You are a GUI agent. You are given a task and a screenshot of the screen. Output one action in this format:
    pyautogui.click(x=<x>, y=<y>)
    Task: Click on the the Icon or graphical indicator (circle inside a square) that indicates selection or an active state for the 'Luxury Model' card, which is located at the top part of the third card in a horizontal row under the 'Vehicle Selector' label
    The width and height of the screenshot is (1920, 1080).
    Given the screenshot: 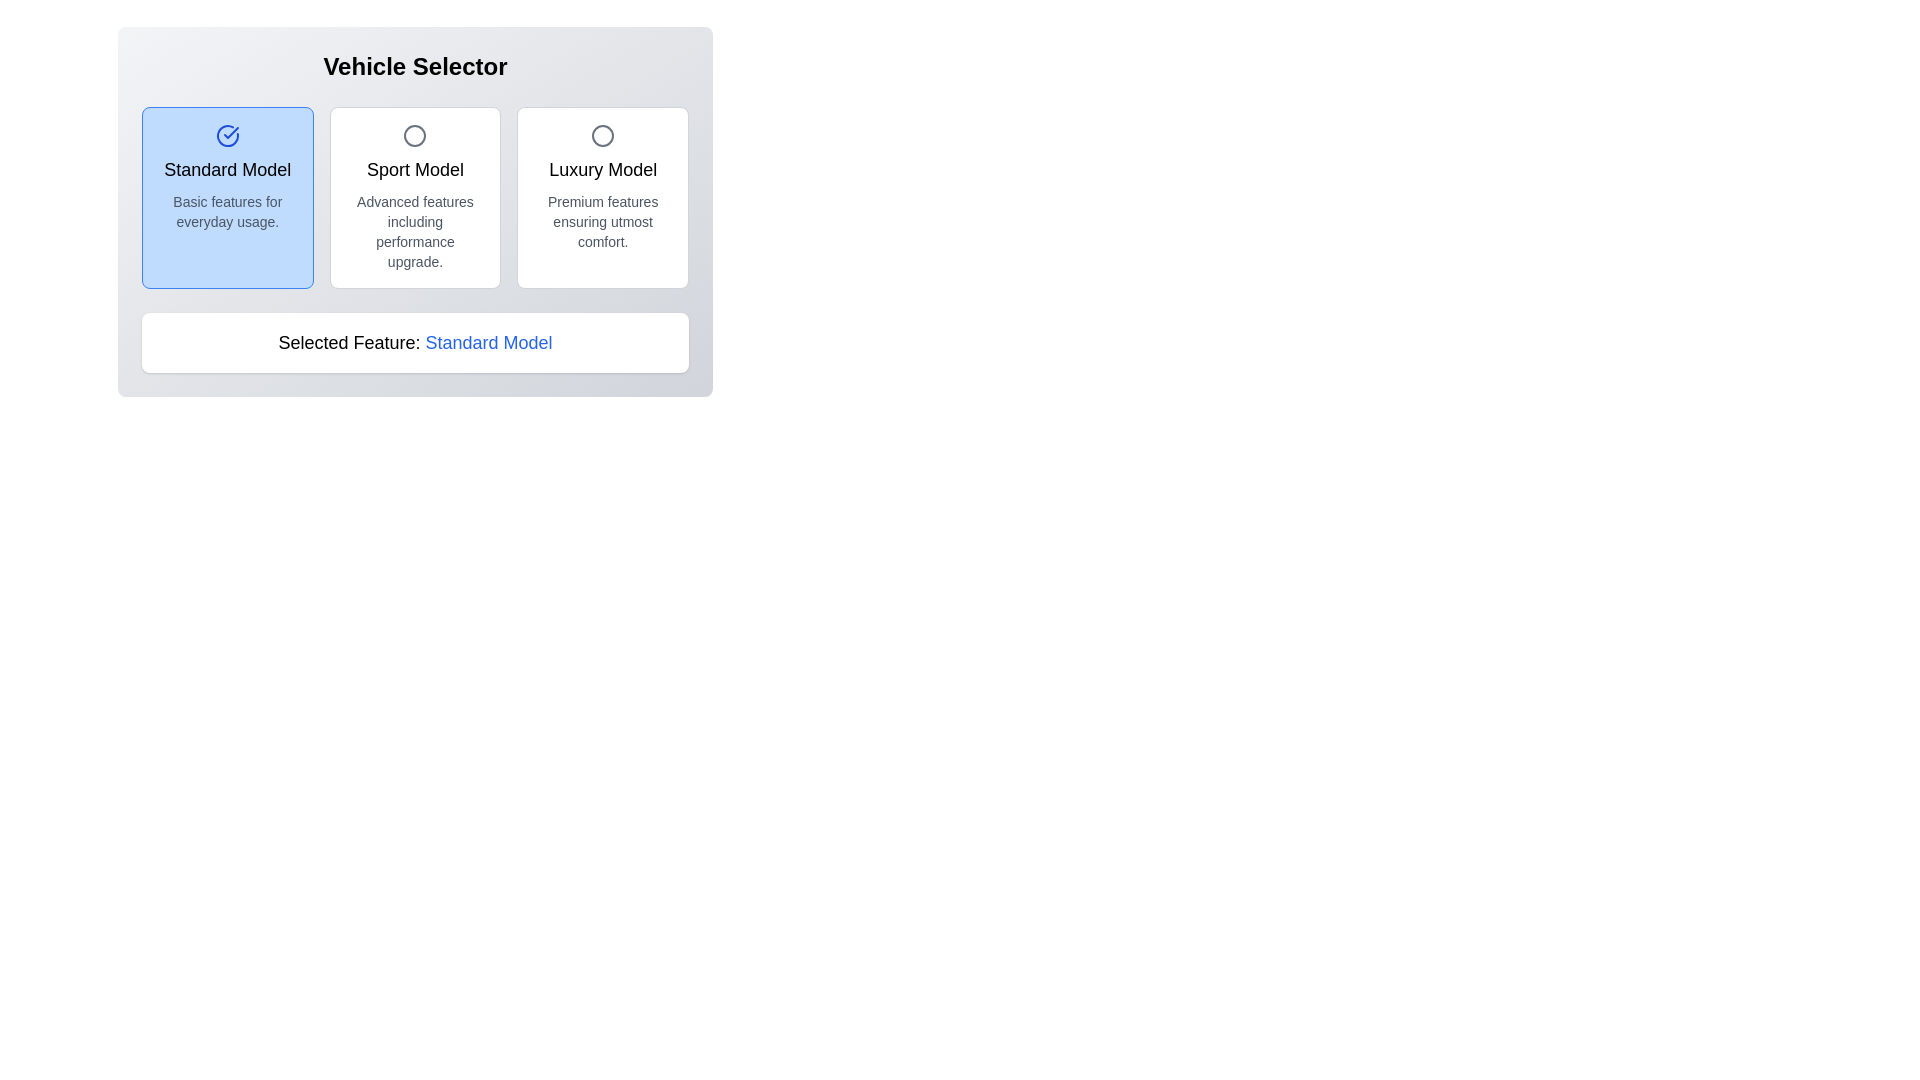 What is the action you would take?
    pyautogui.click(x=602, y=135)
    